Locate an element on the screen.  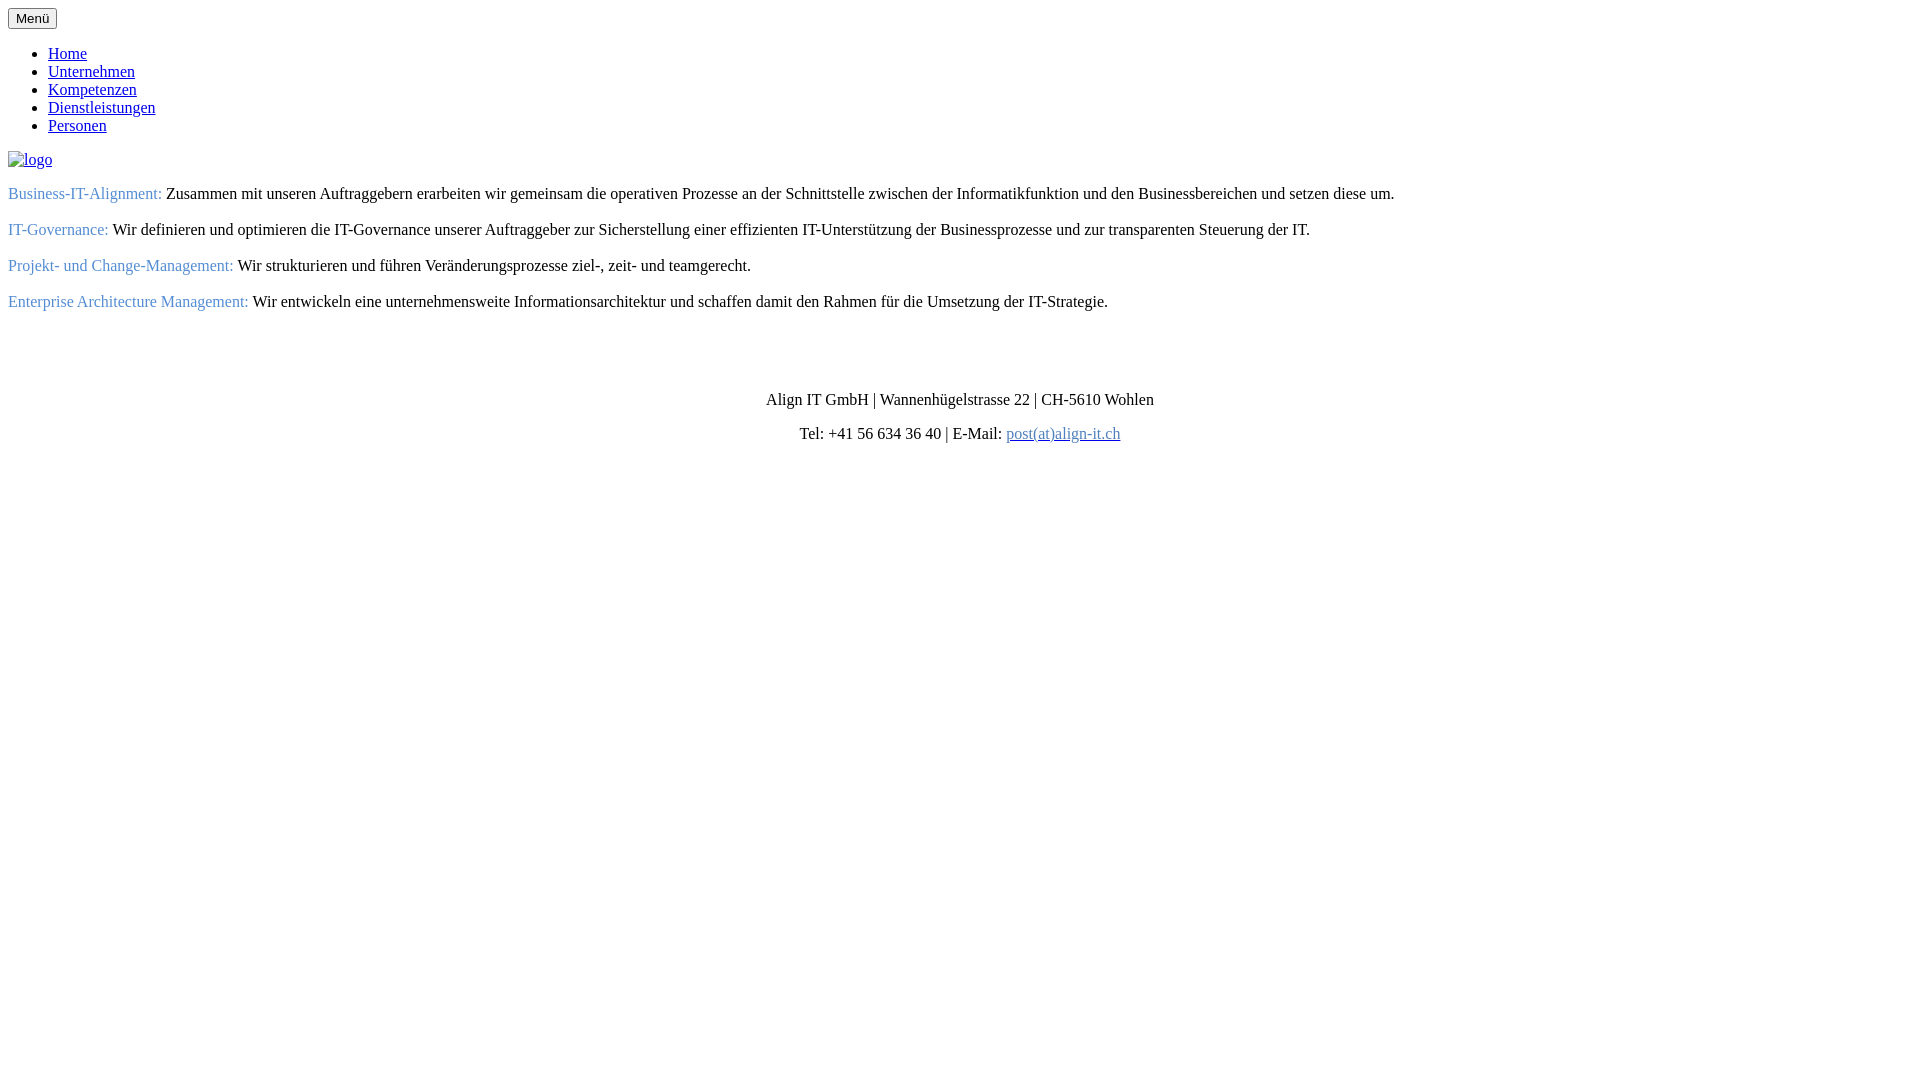
'logo' is located at coordinates (8, 158).